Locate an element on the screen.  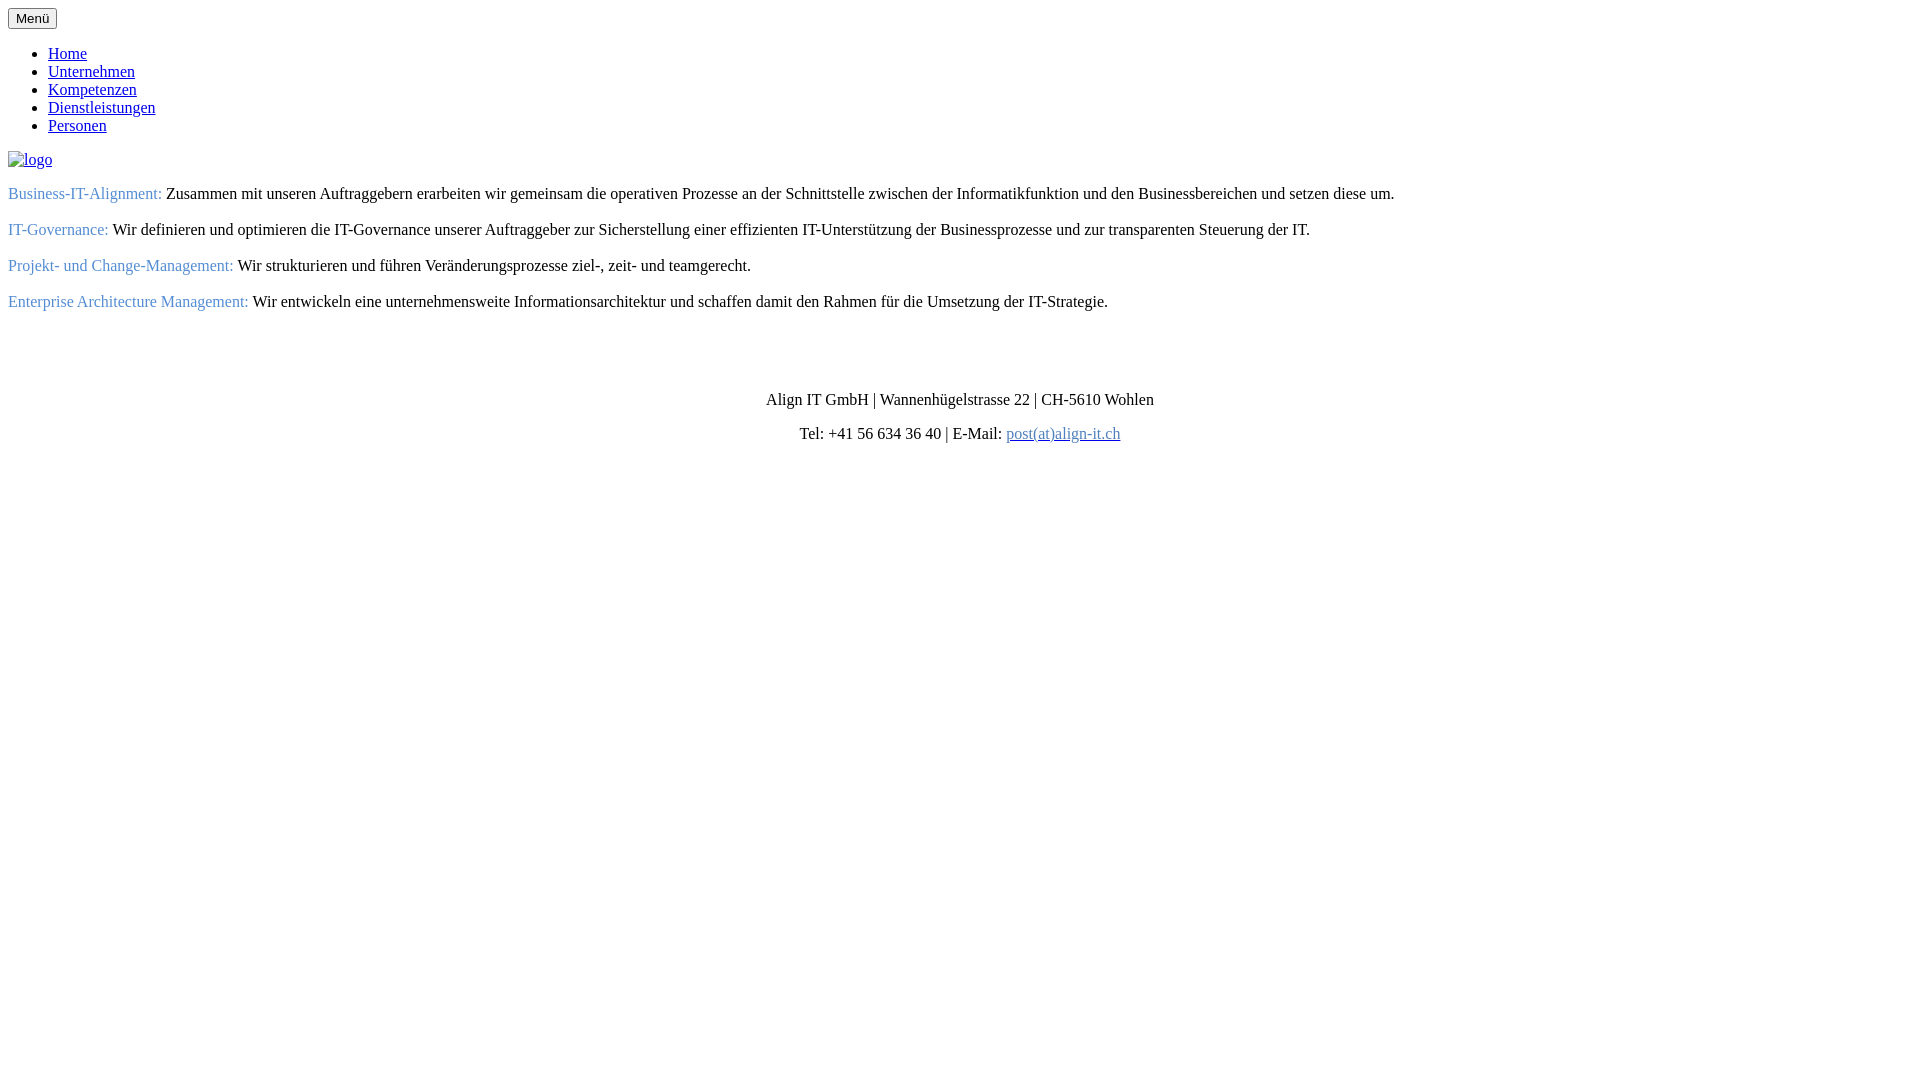
'logo' is located at coordinates (8, 158).